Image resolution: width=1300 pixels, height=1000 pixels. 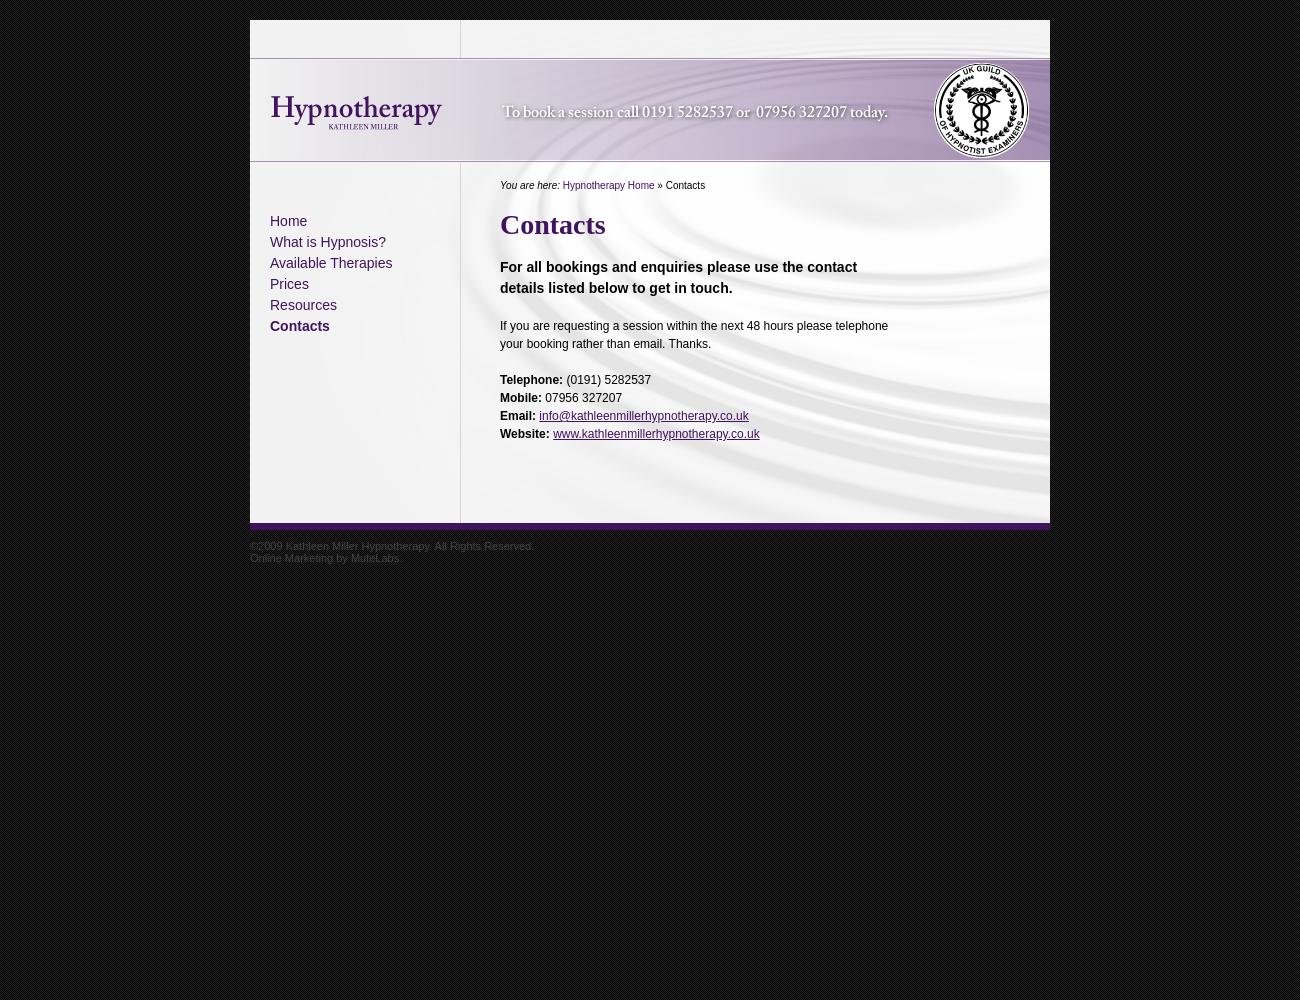 I want to click on 'www.kathleenmillerhypnotherapy.co.uk', so click(x=654, y=434).